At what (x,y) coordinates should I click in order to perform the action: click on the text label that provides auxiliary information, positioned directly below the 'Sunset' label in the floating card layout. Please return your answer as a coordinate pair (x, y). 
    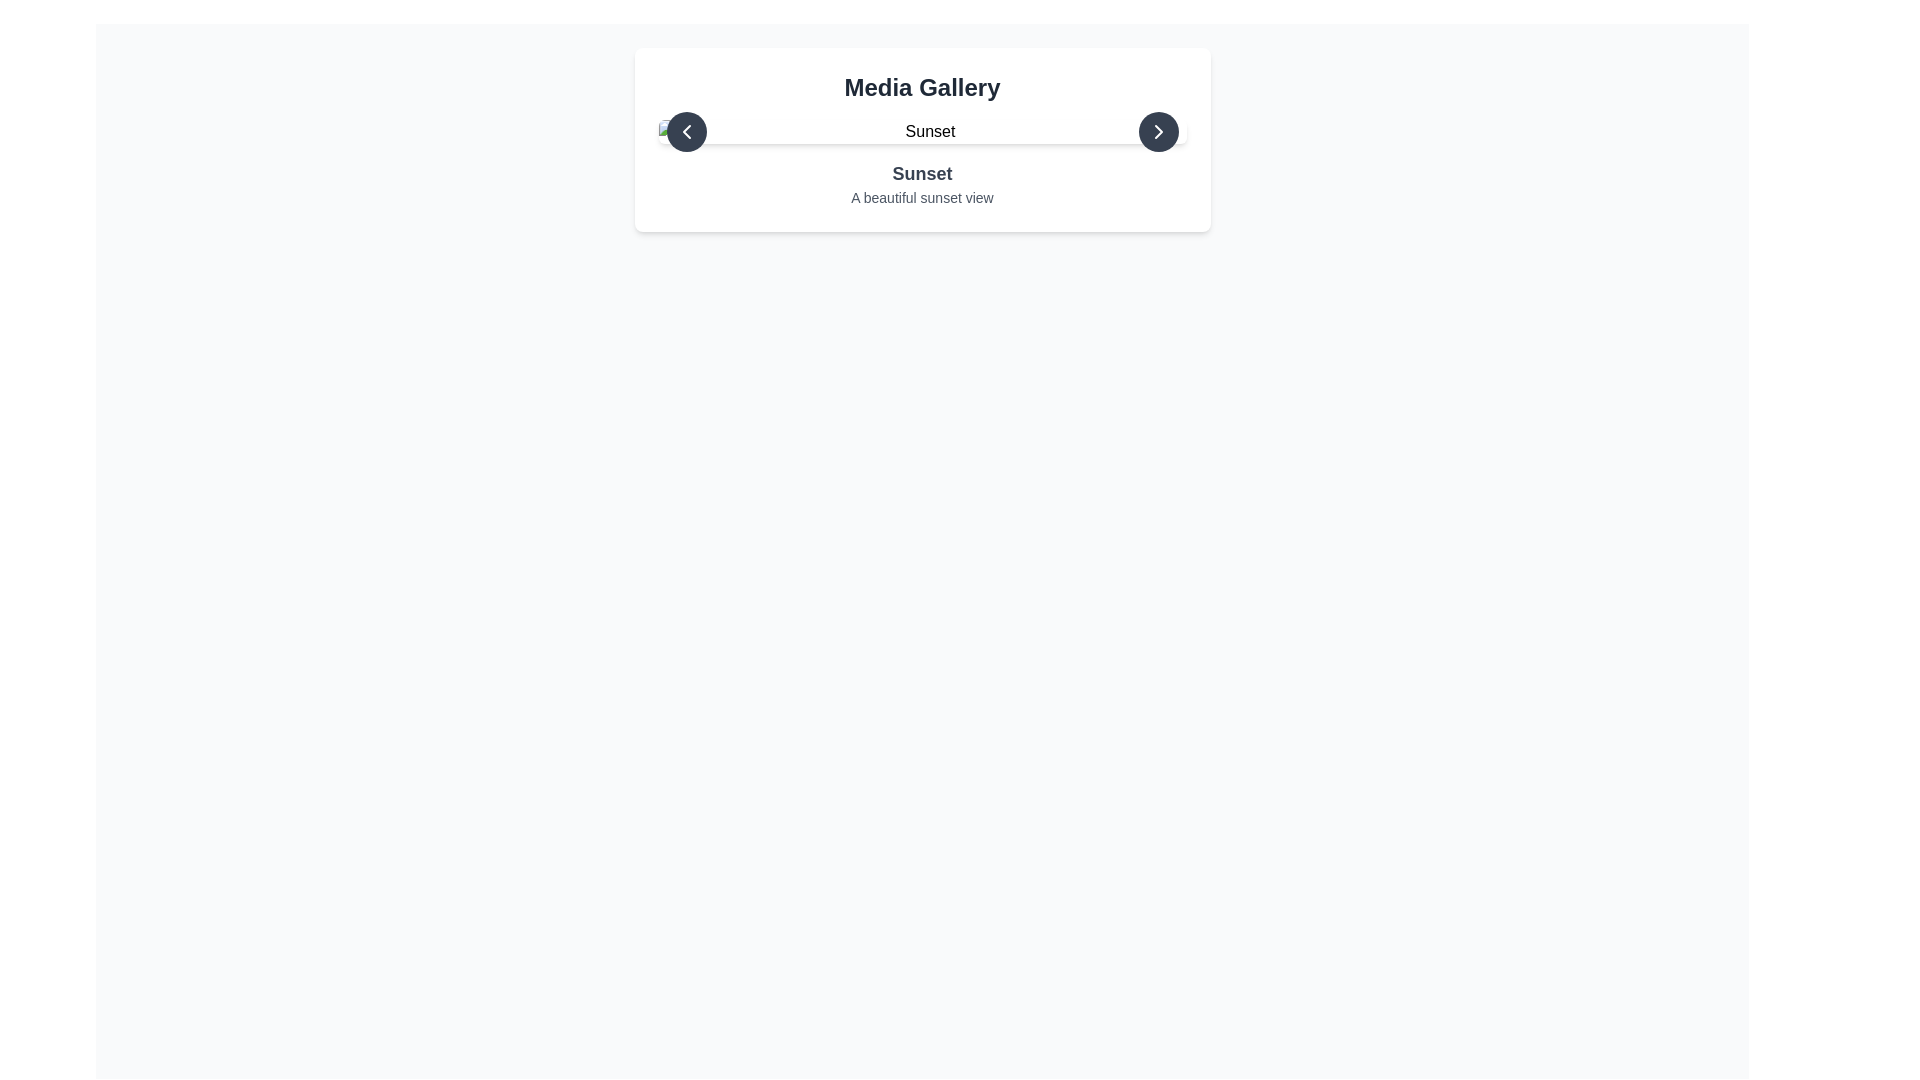
    Looking at the image, I should click on (921, 197).